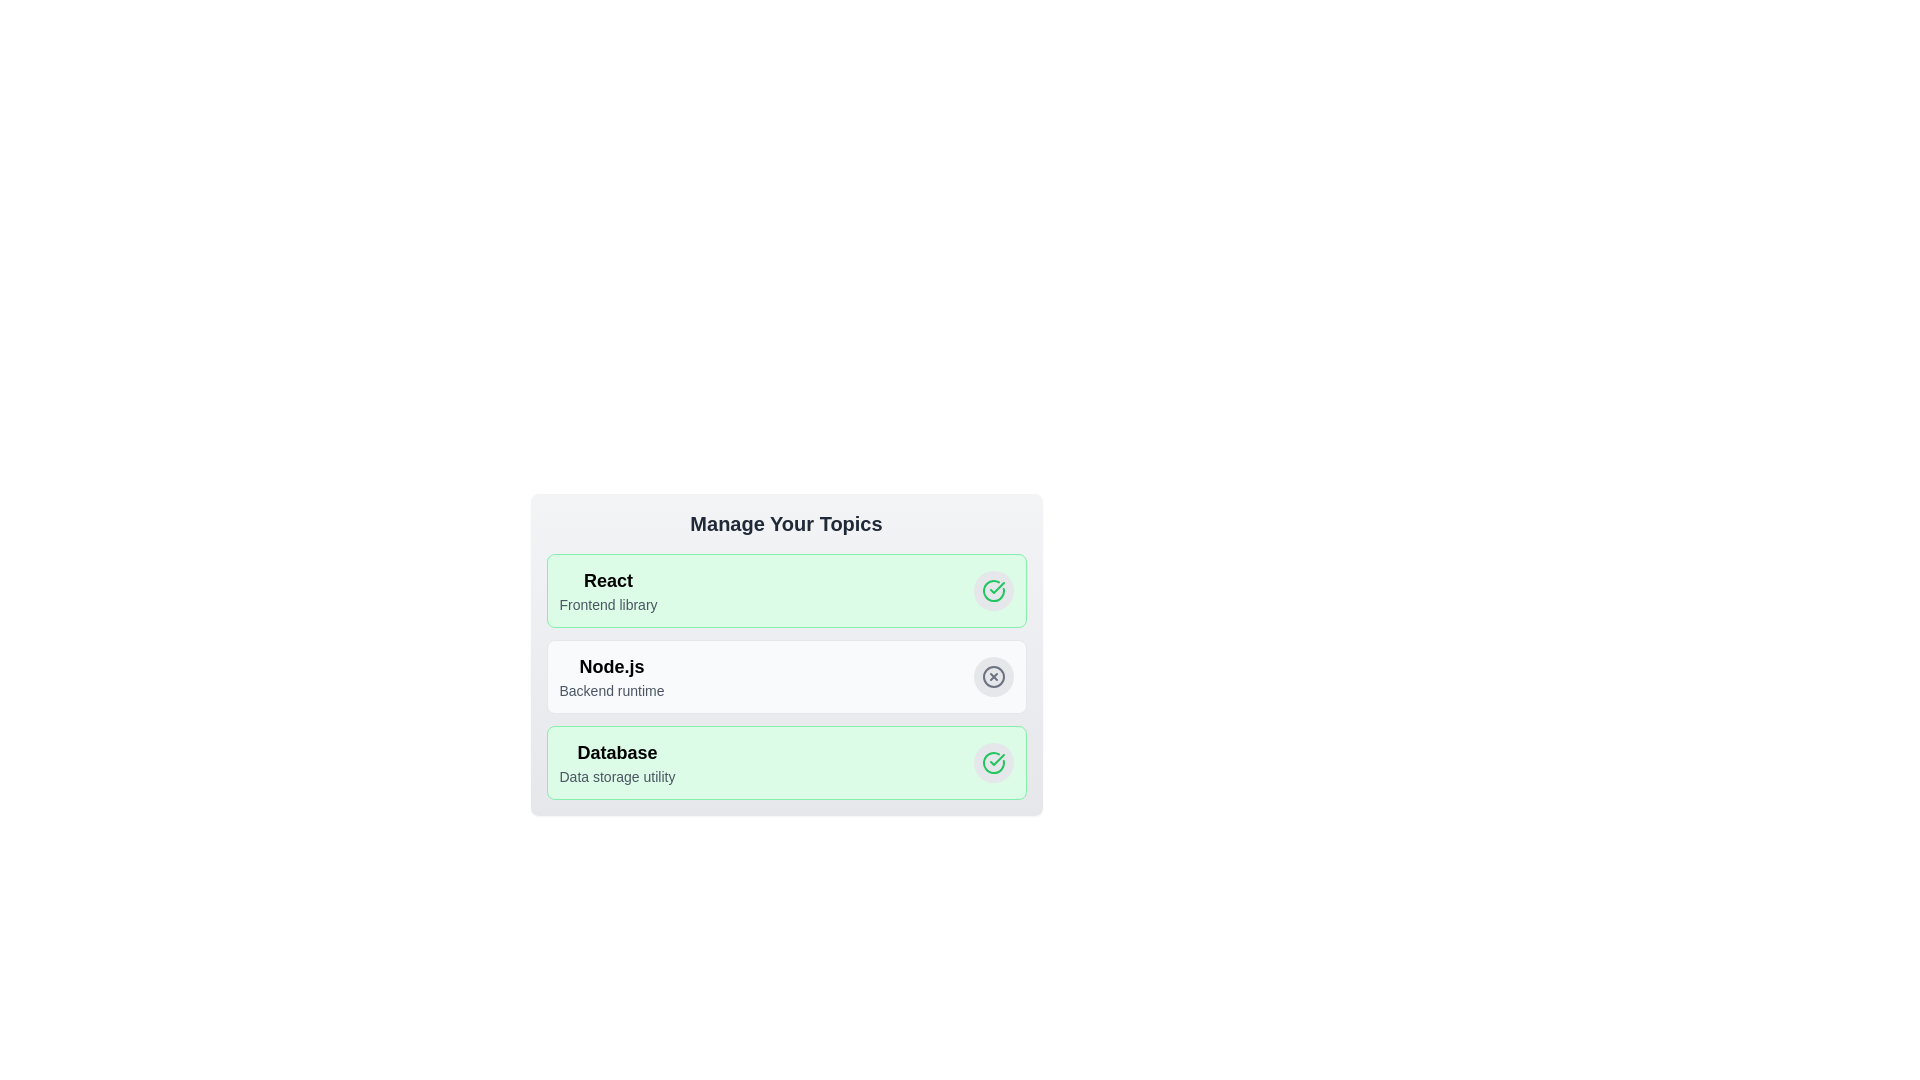 This screenshot has height=1080, width=1920. I want to click on the tag labeled Node.js to observe its hover effect, so click(611, 676).